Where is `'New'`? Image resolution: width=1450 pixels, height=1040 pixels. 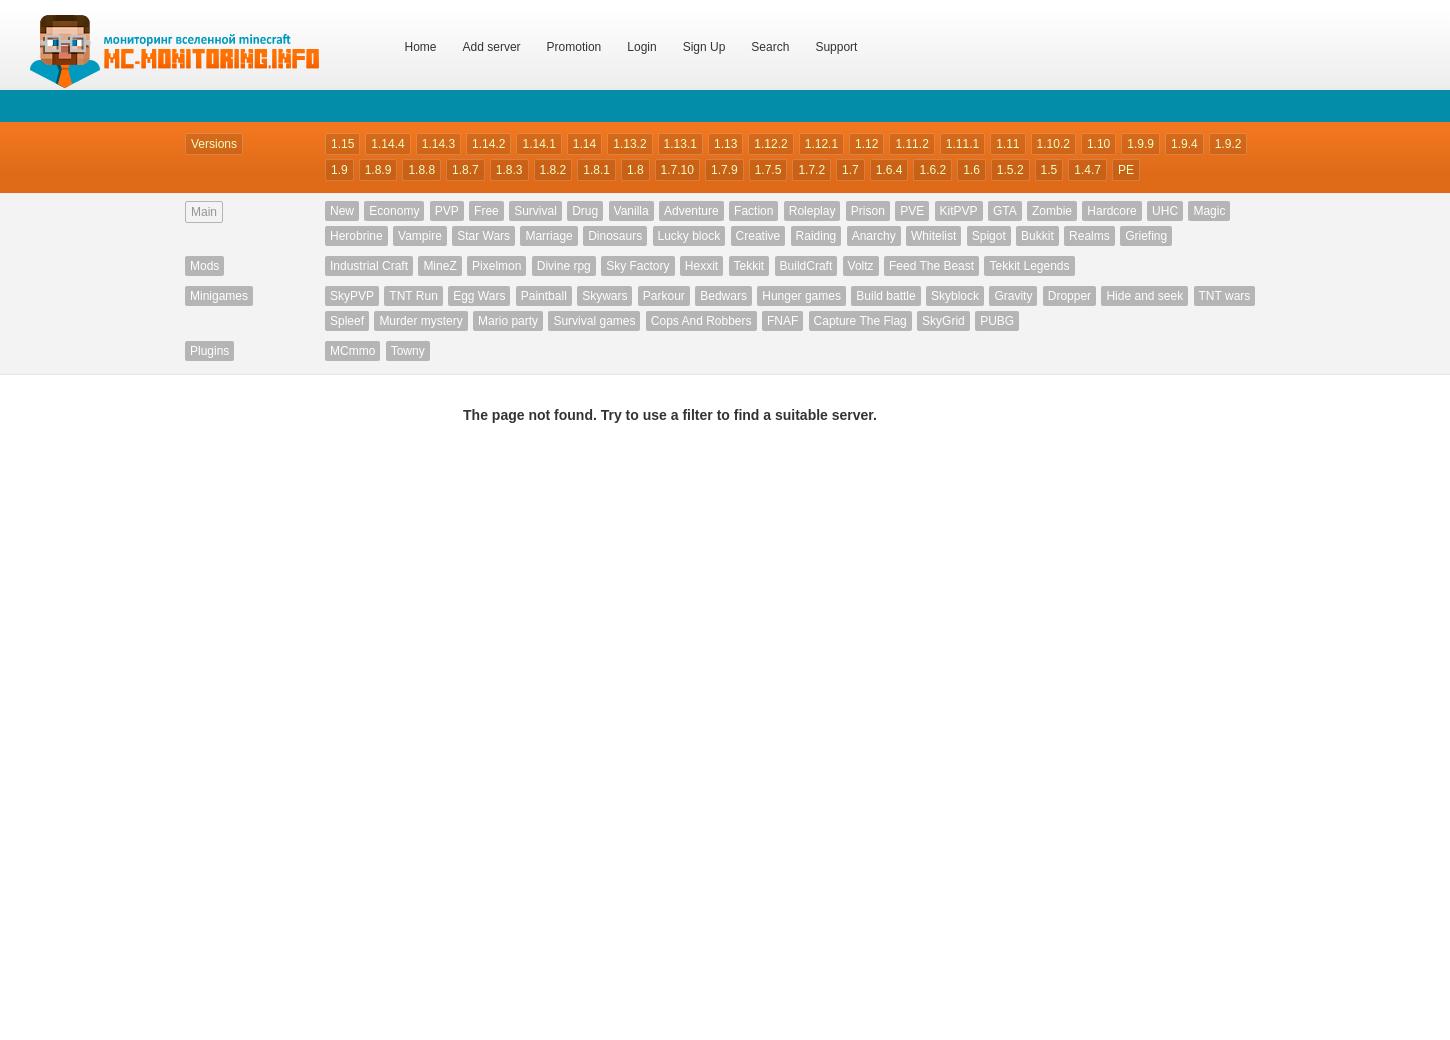
'New' is located at coordinates (342, 211).